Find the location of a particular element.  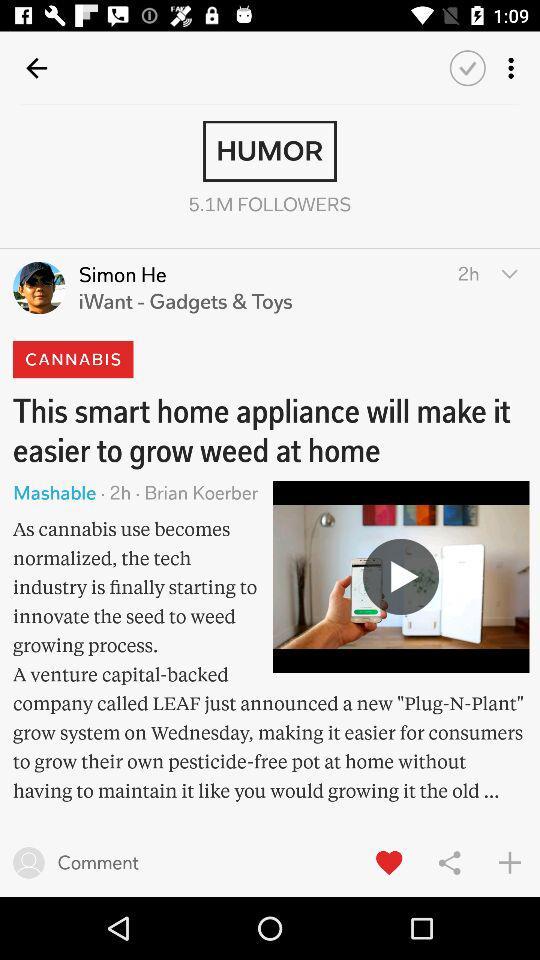

the location_crosshair icon is located at coordinates (269, 385).